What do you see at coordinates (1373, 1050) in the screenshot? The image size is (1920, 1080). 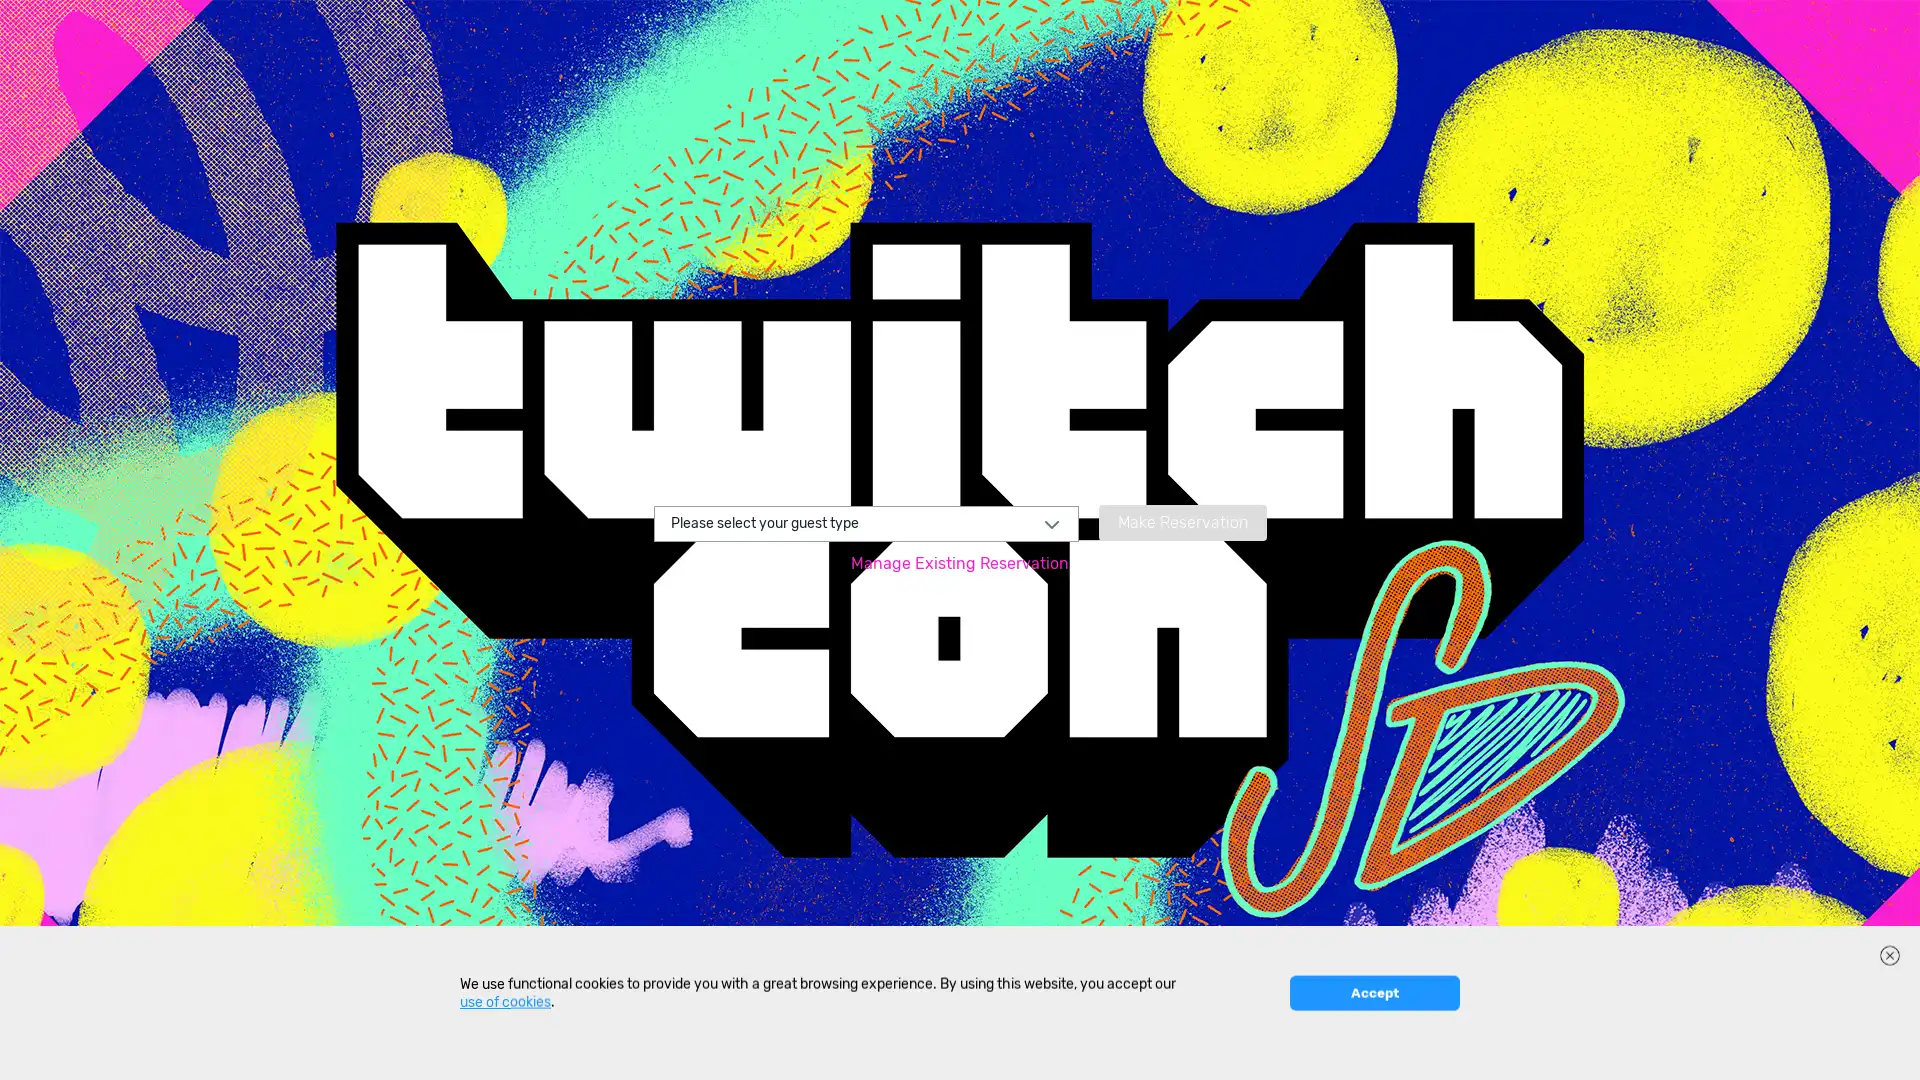 I see `Accept` at bounding box center [1373, 1050].